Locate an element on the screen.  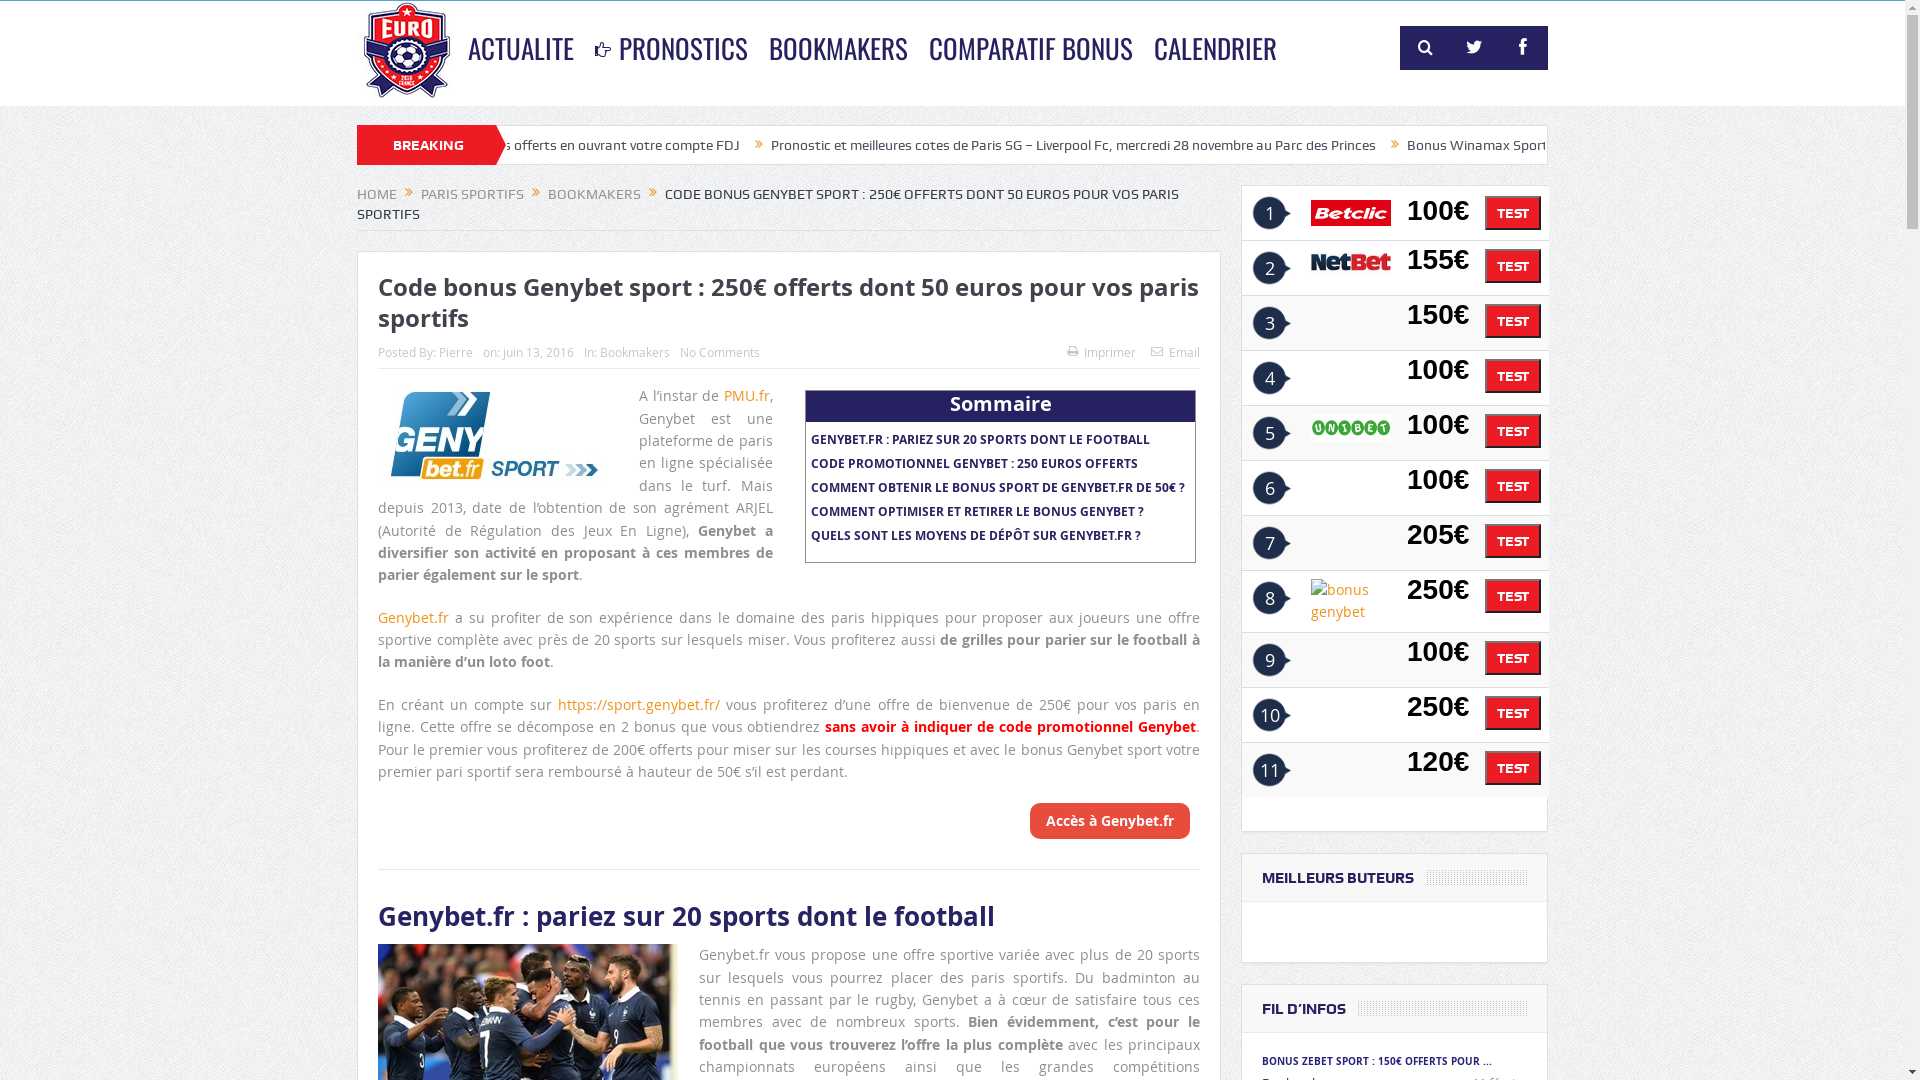
'Imprimer' is located at coordinates (1100, 350).